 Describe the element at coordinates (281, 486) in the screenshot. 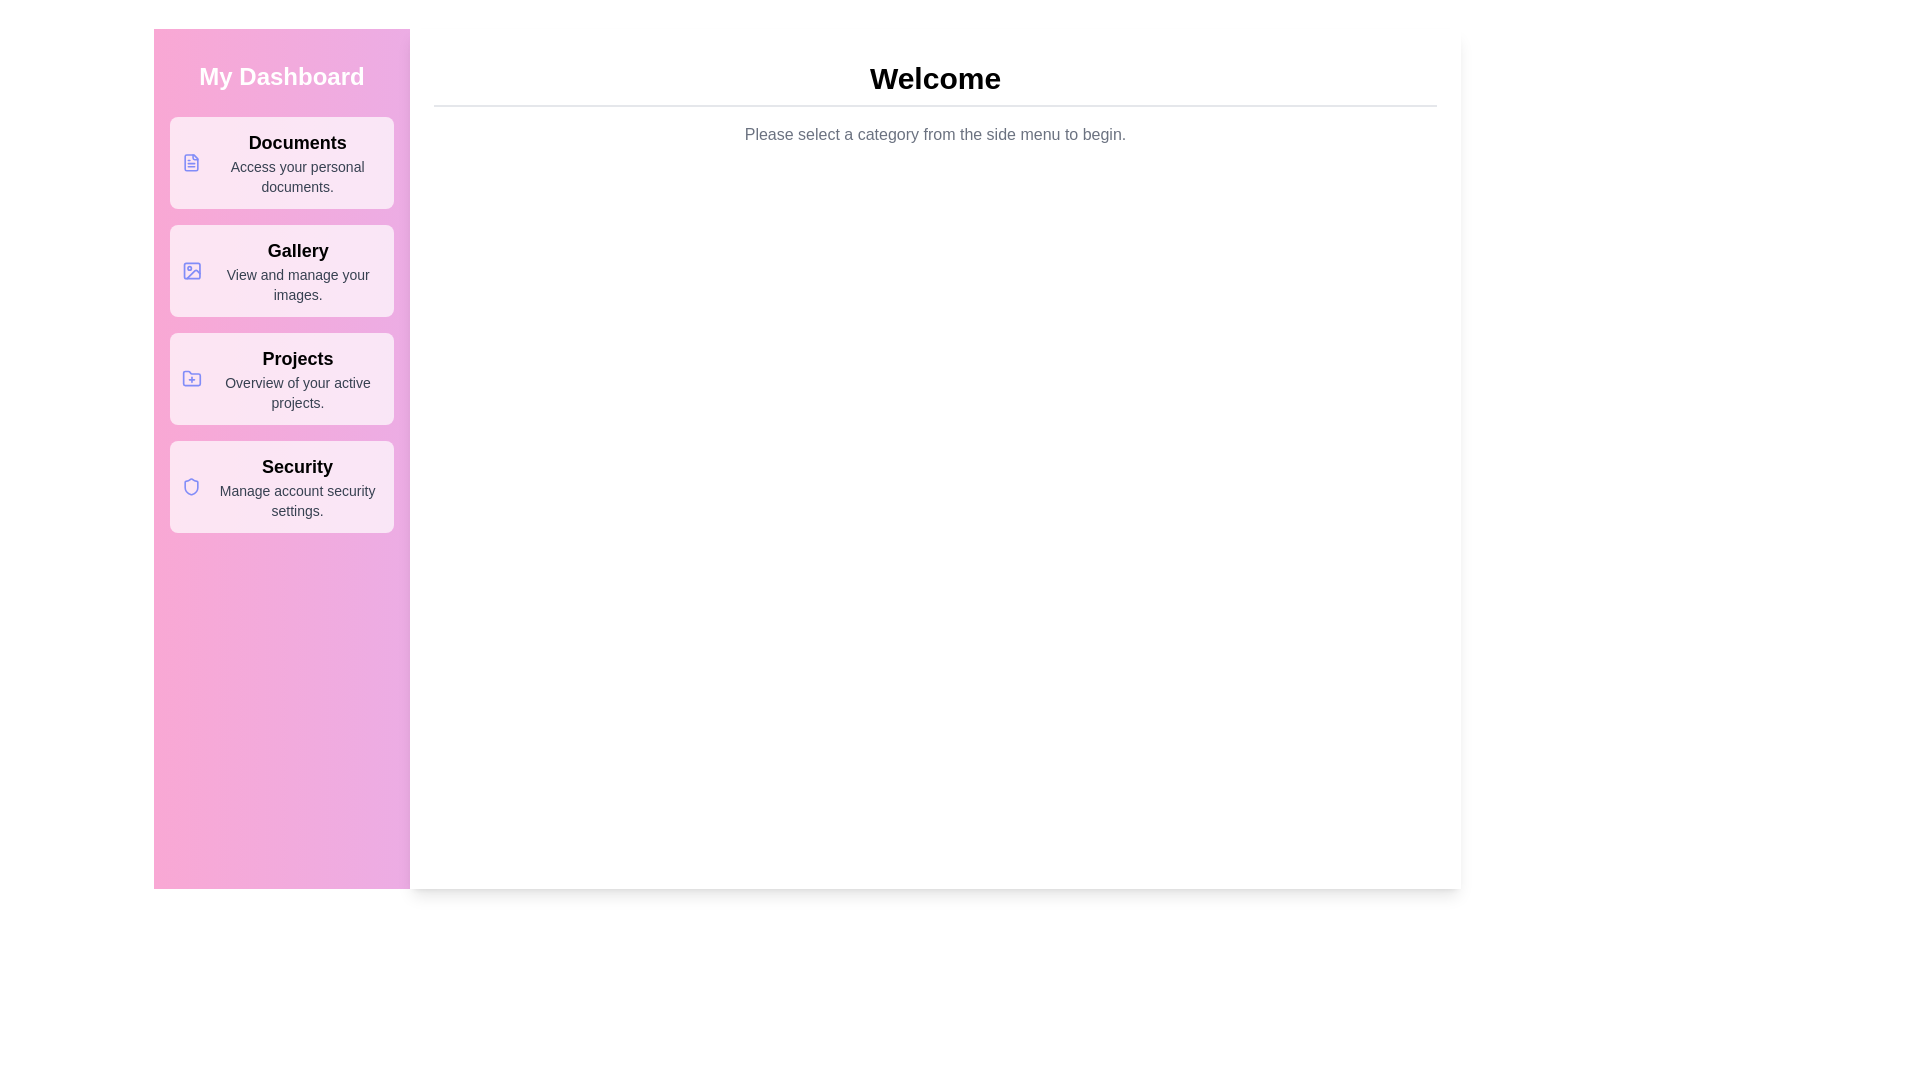

I see `the menu option Security from the available options` at that location.